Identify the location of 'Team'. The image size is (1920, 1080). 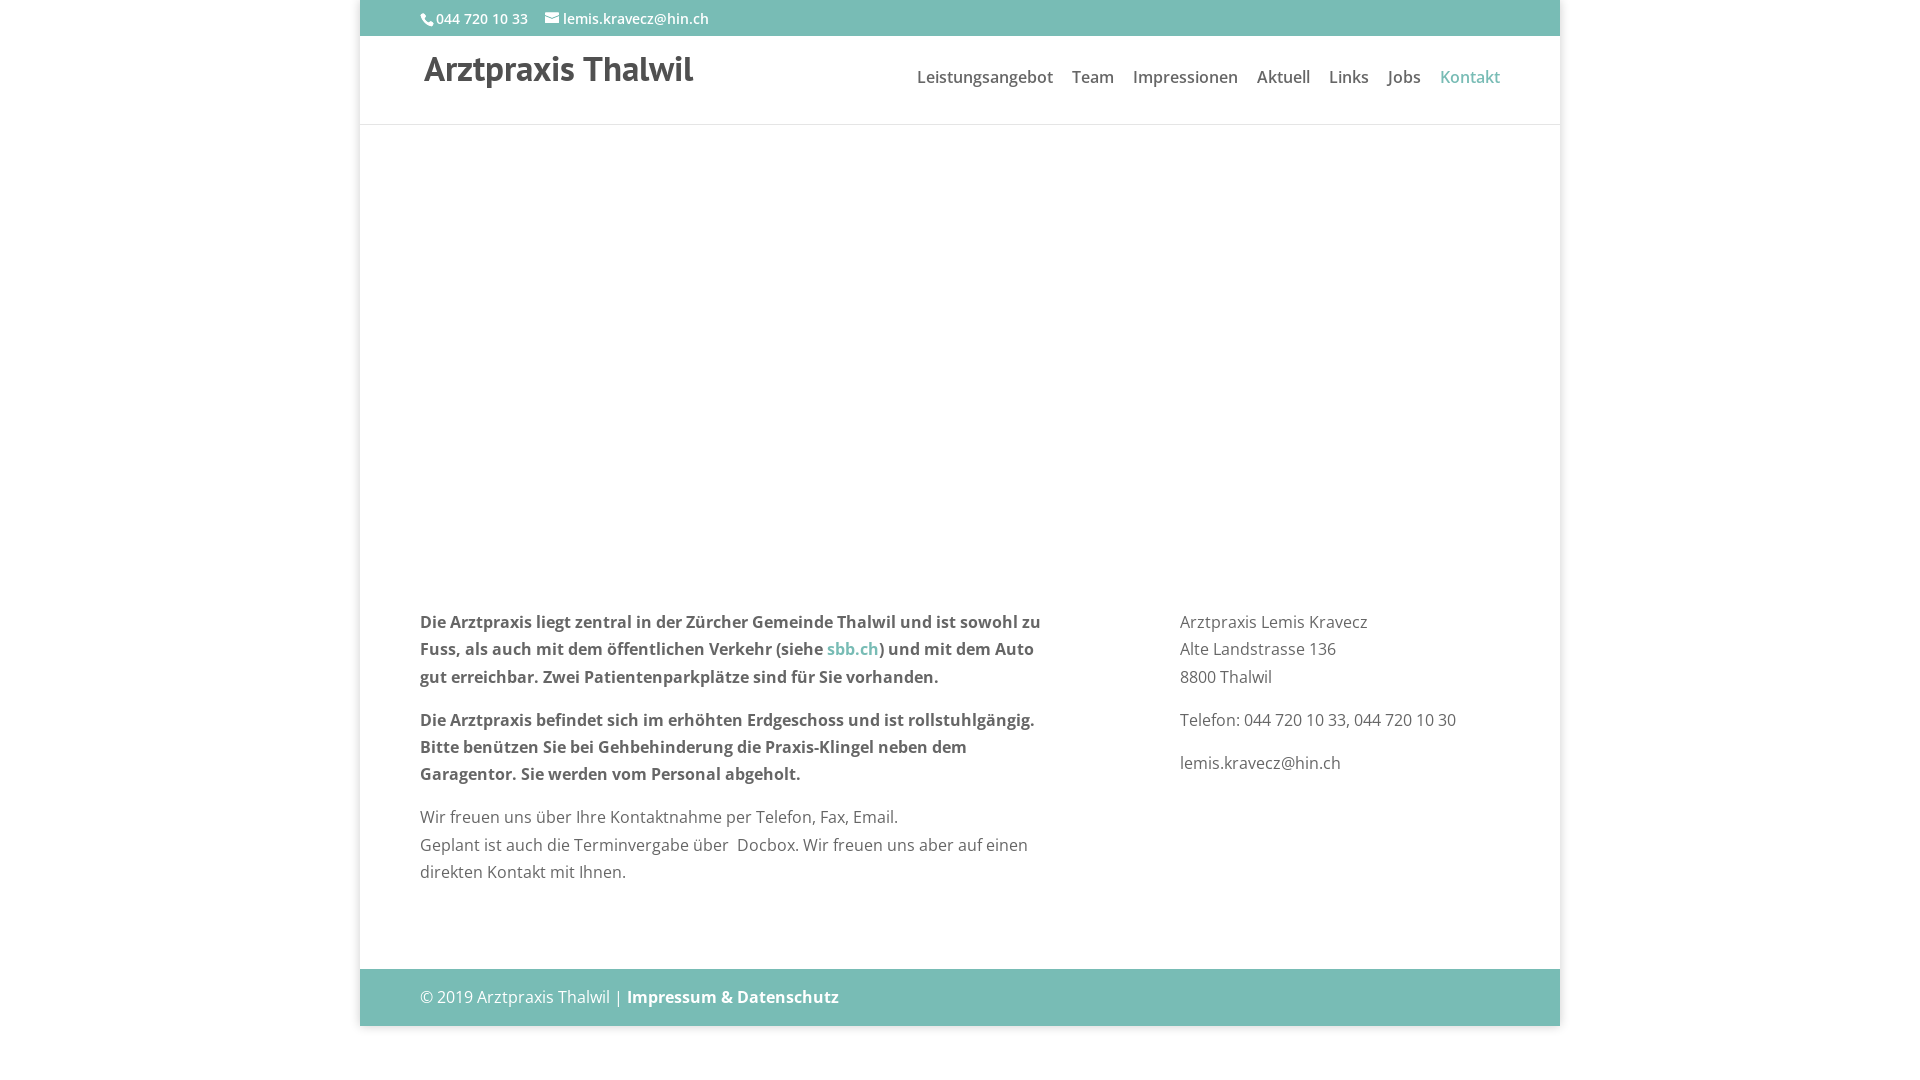
(1092, 96).